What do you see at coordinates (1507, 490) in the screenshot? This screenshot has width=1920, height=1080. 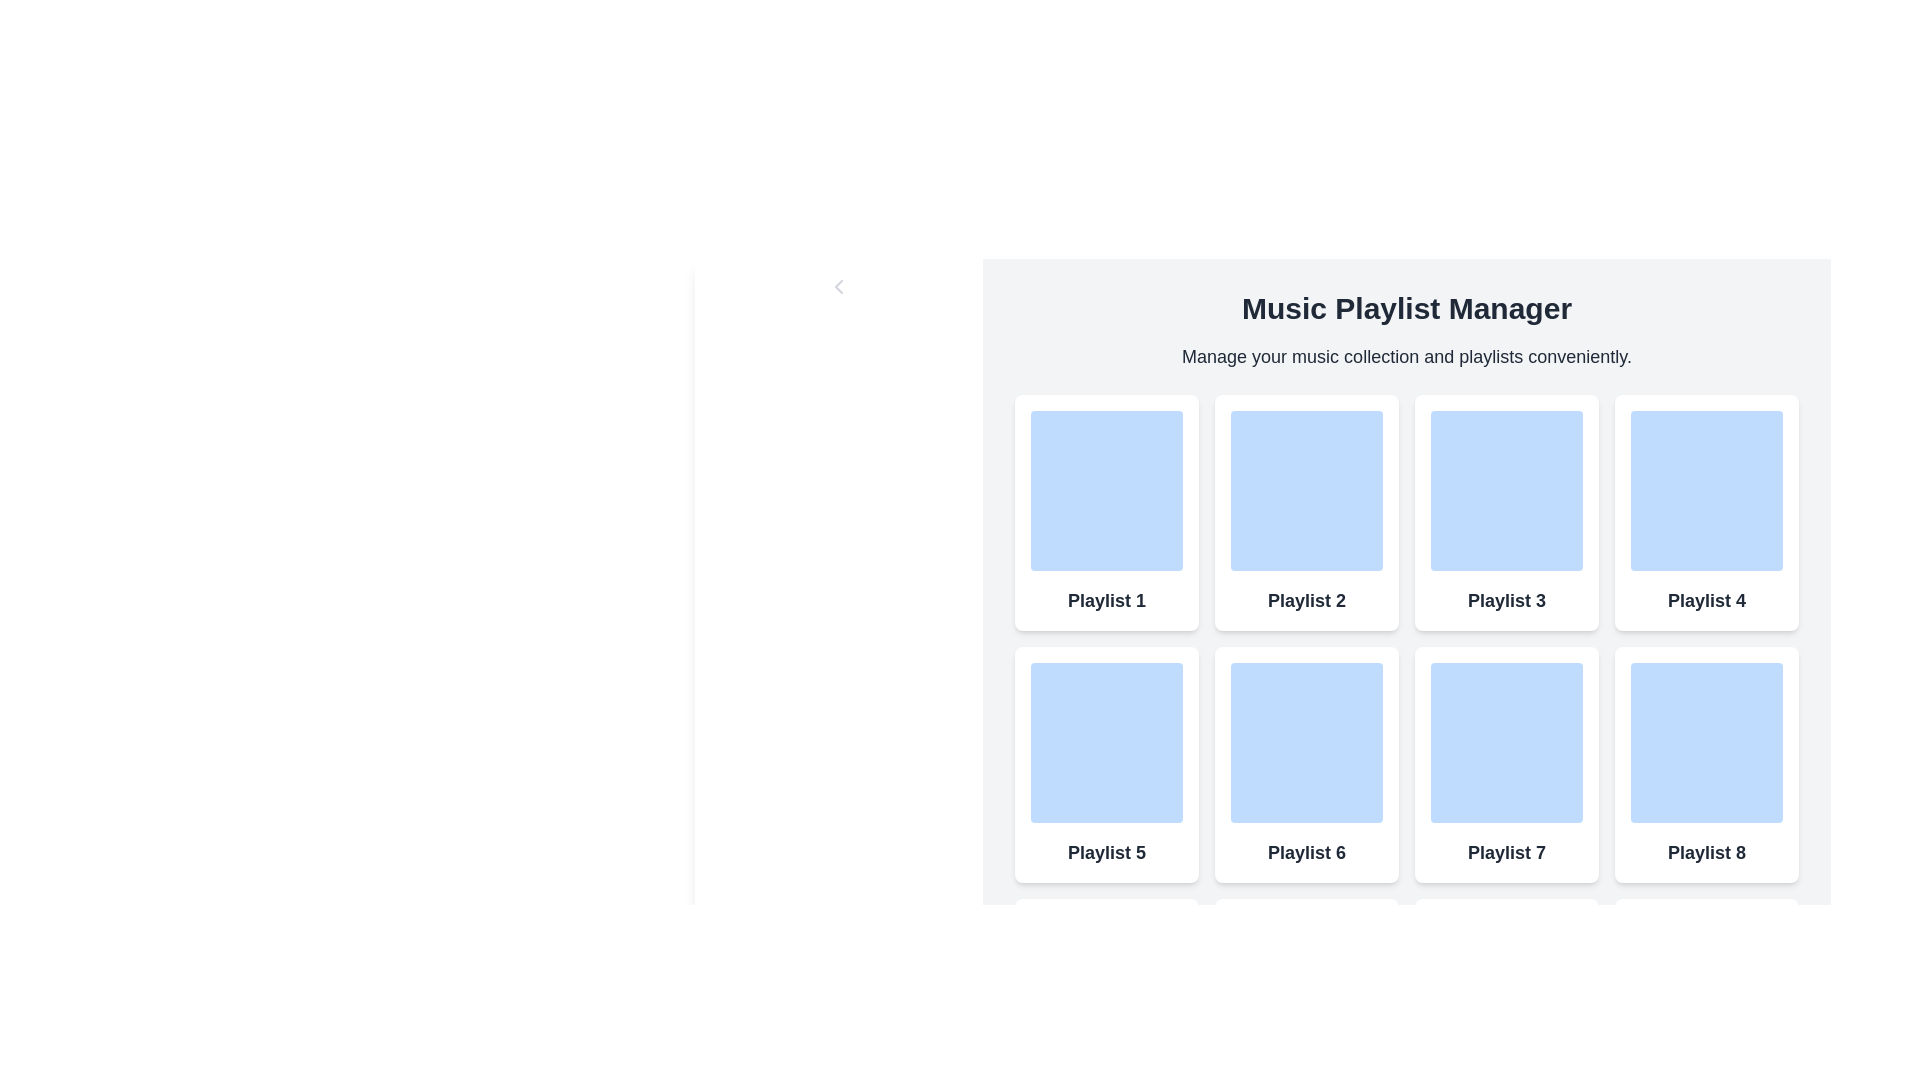 I see `the visual placeholder or thumbnail area for the 'Playlist 3' card, which is a large visual block in the third column of the first row of playlist cards` at bounding box center [1507, 490].